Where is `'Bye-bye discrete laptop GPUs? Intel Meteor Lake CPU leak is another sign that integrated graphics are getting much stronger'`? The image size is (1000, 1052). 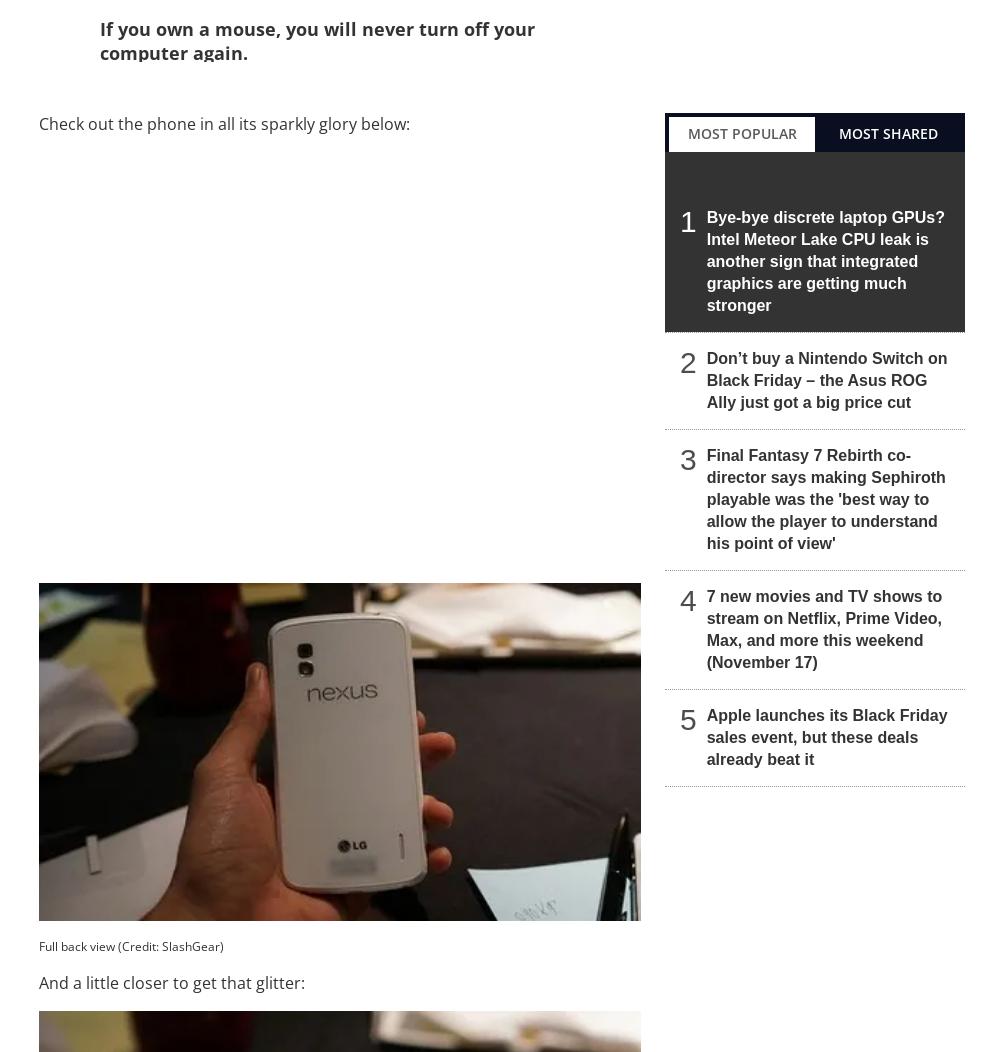
'Bye-bye discrete laptop GPUs? Intel Meteor Lake CPU leak is another sign that integrated graphics are getting much stronger' is located at coordinates (824, 259).